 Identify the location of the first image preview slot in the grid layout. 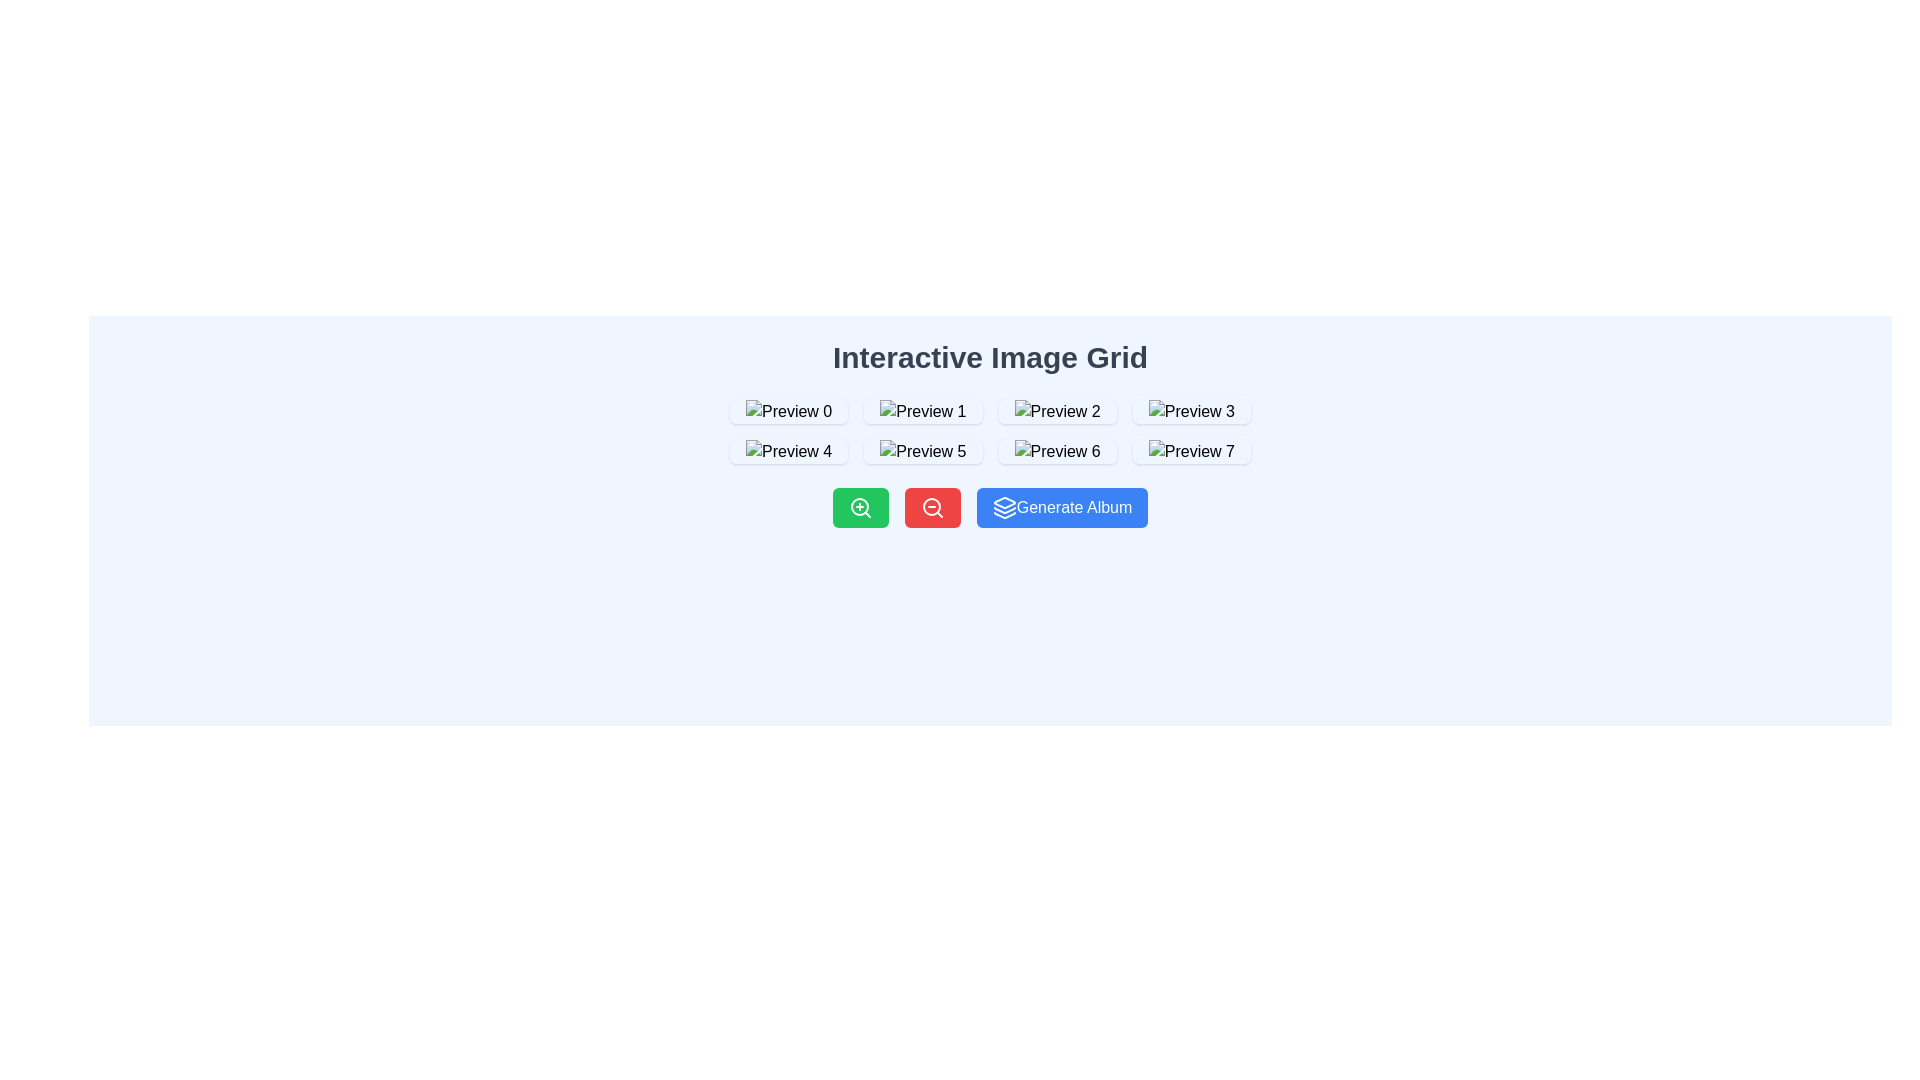
(788, 411).